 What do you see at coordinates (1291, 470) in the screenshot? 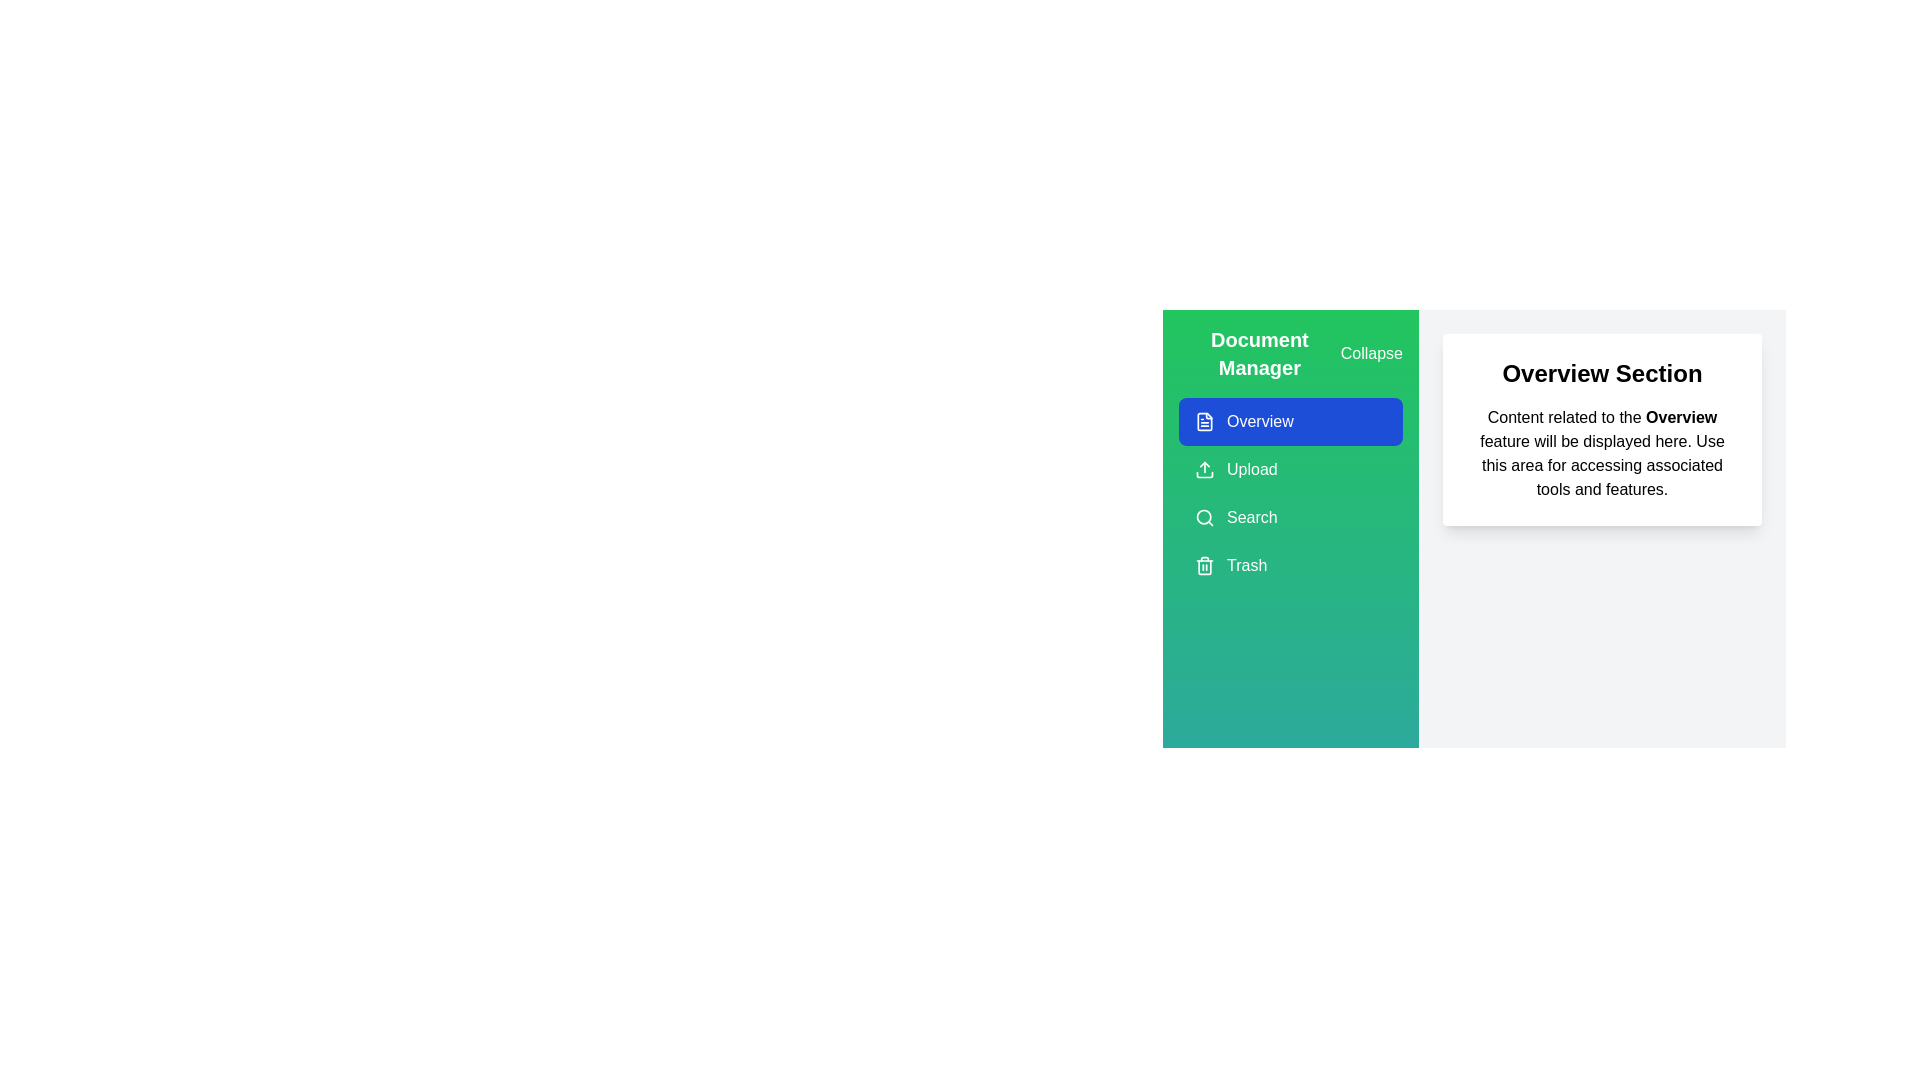
I see `the menu option Upload in the Document Management Drawer` at bounding box center [1291, 470].